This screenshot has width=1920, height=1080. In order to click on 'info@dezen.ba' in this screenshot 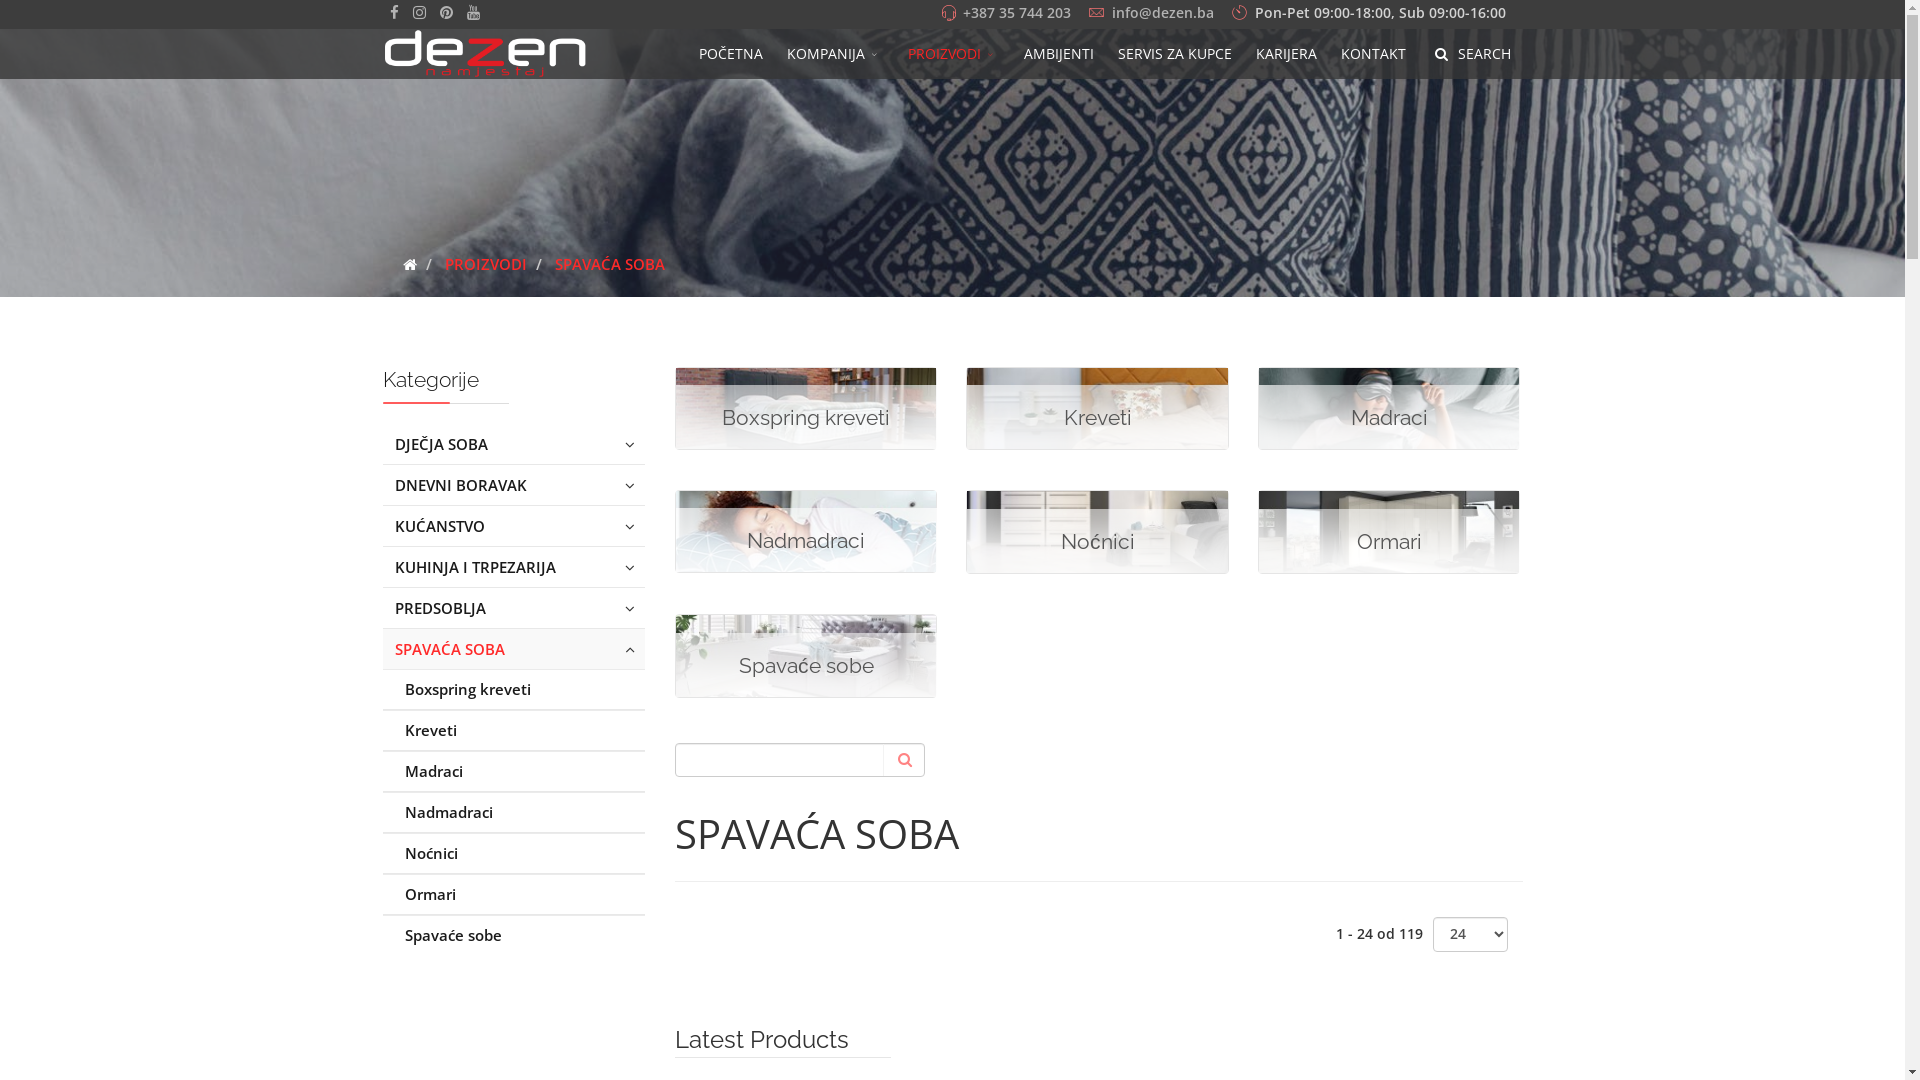, I will do `click(1111, 12)`.